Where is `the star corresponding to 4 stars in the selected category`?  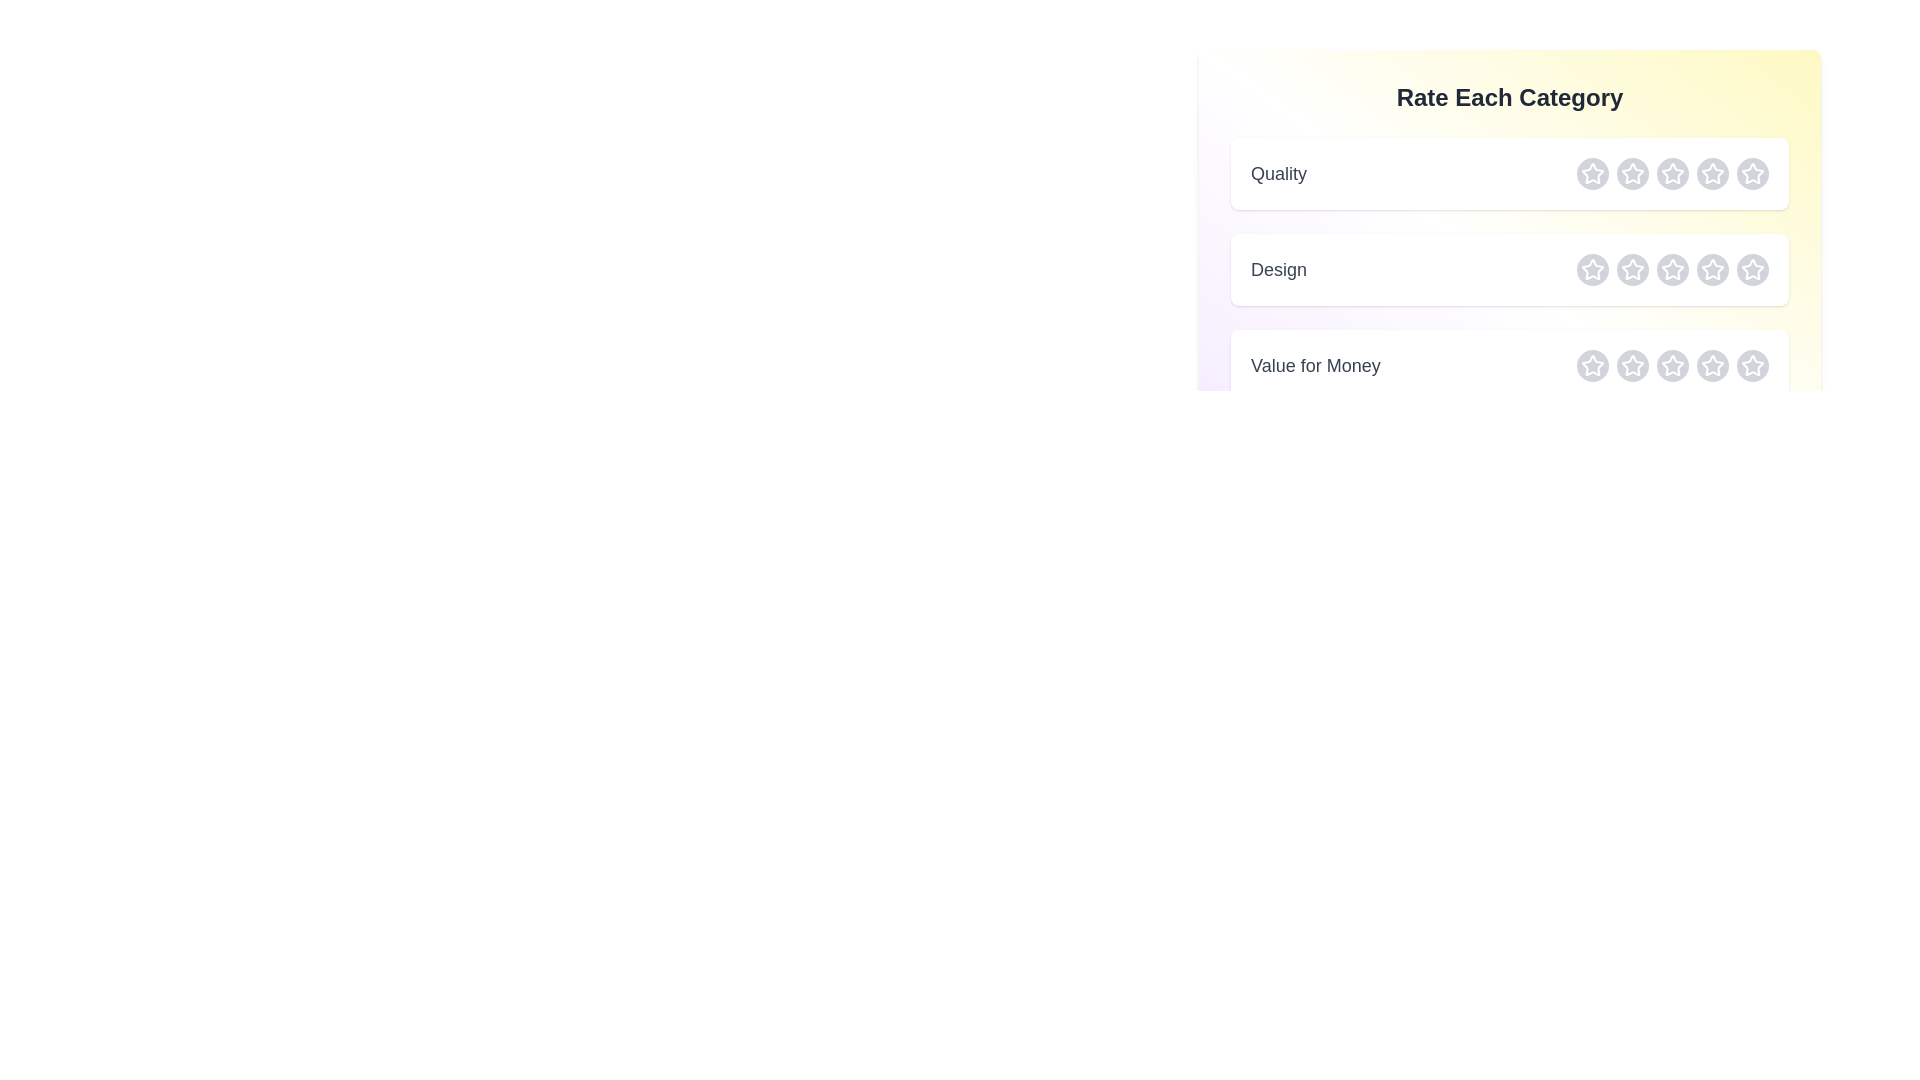
the star corresponding to 4 stars in the selected category is located at coordinates (1712, 172).